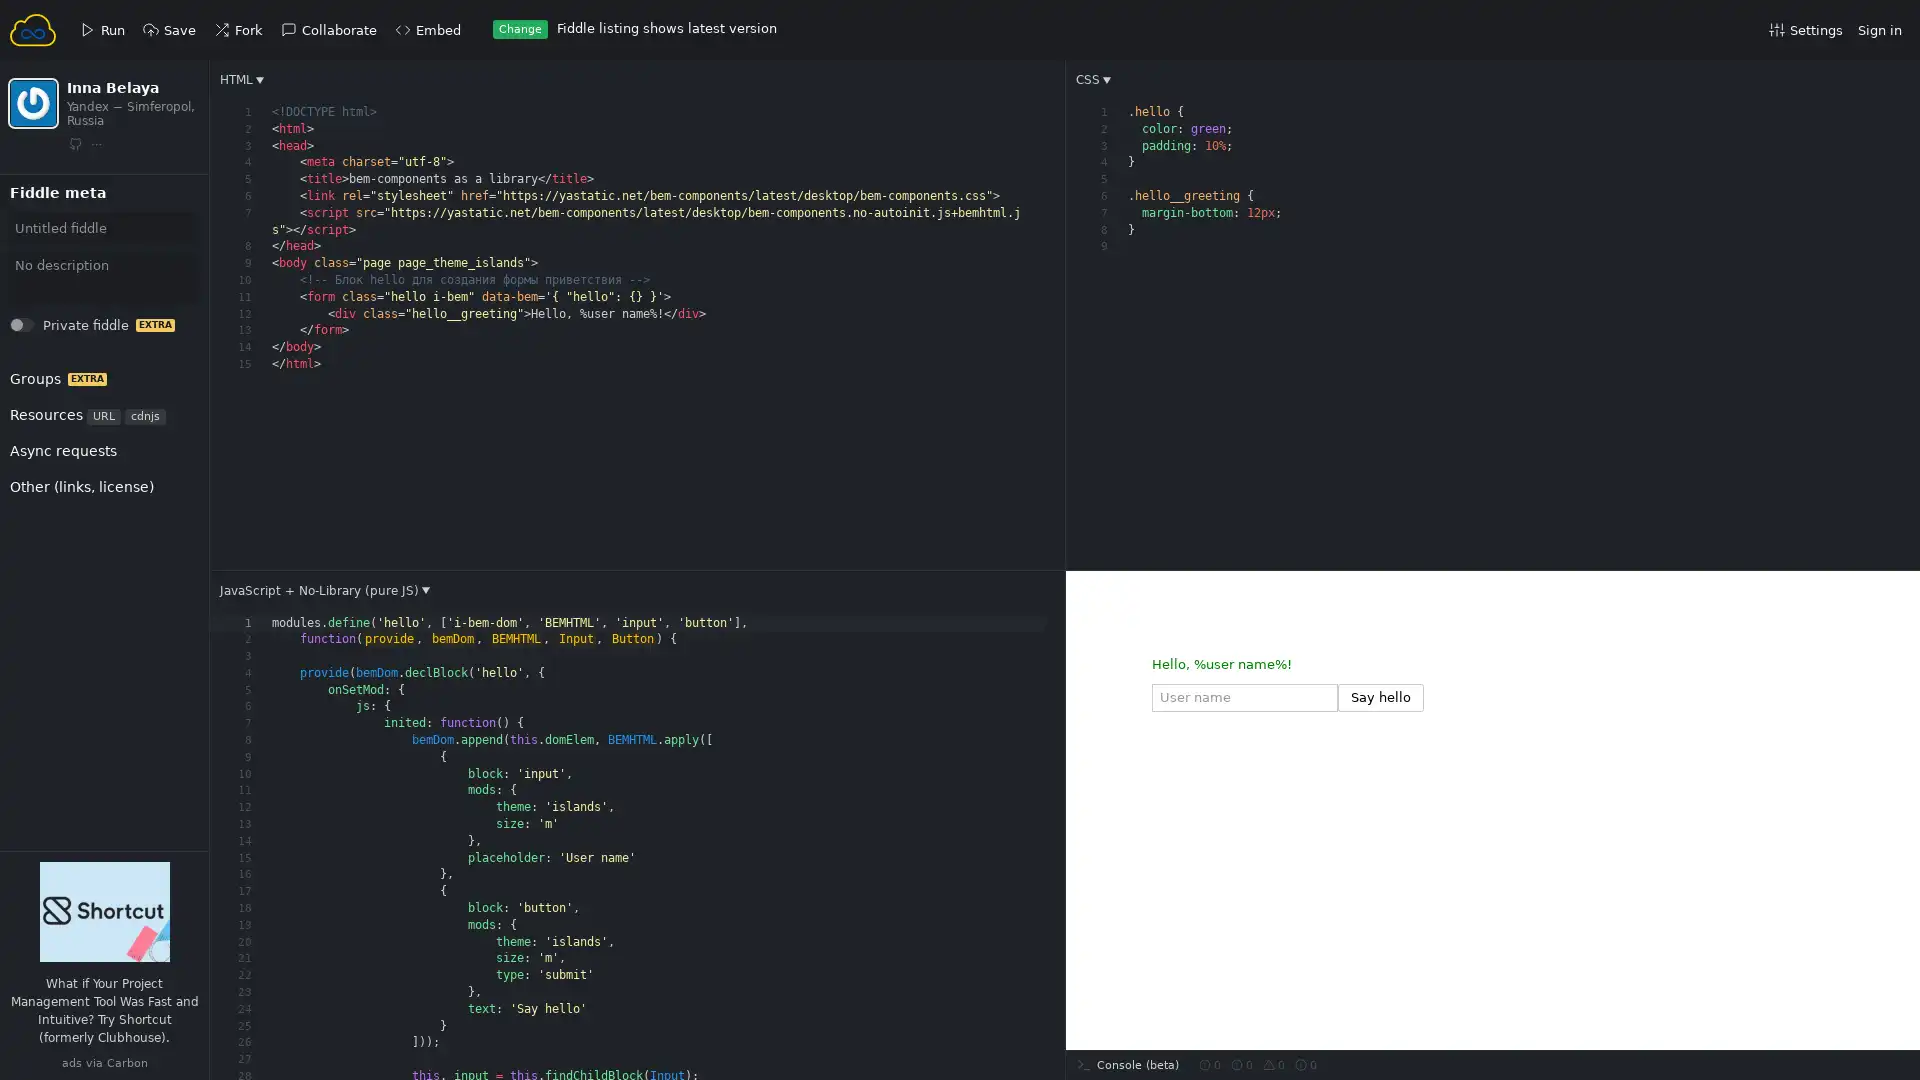  What do you see at coordinates (41, 215) in the screenshot?
I see `Fork` at bounding box center [41, 215].